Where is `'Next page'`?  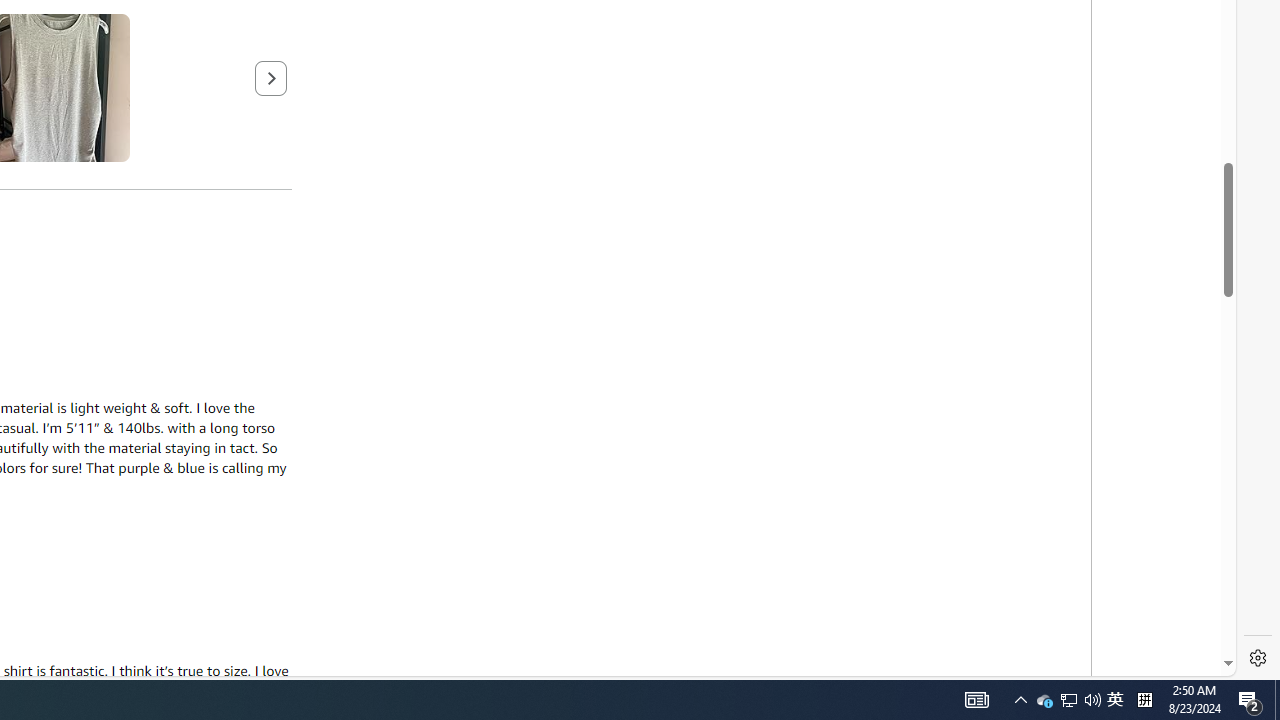
'Next page' is located at coordinates (270, 76).